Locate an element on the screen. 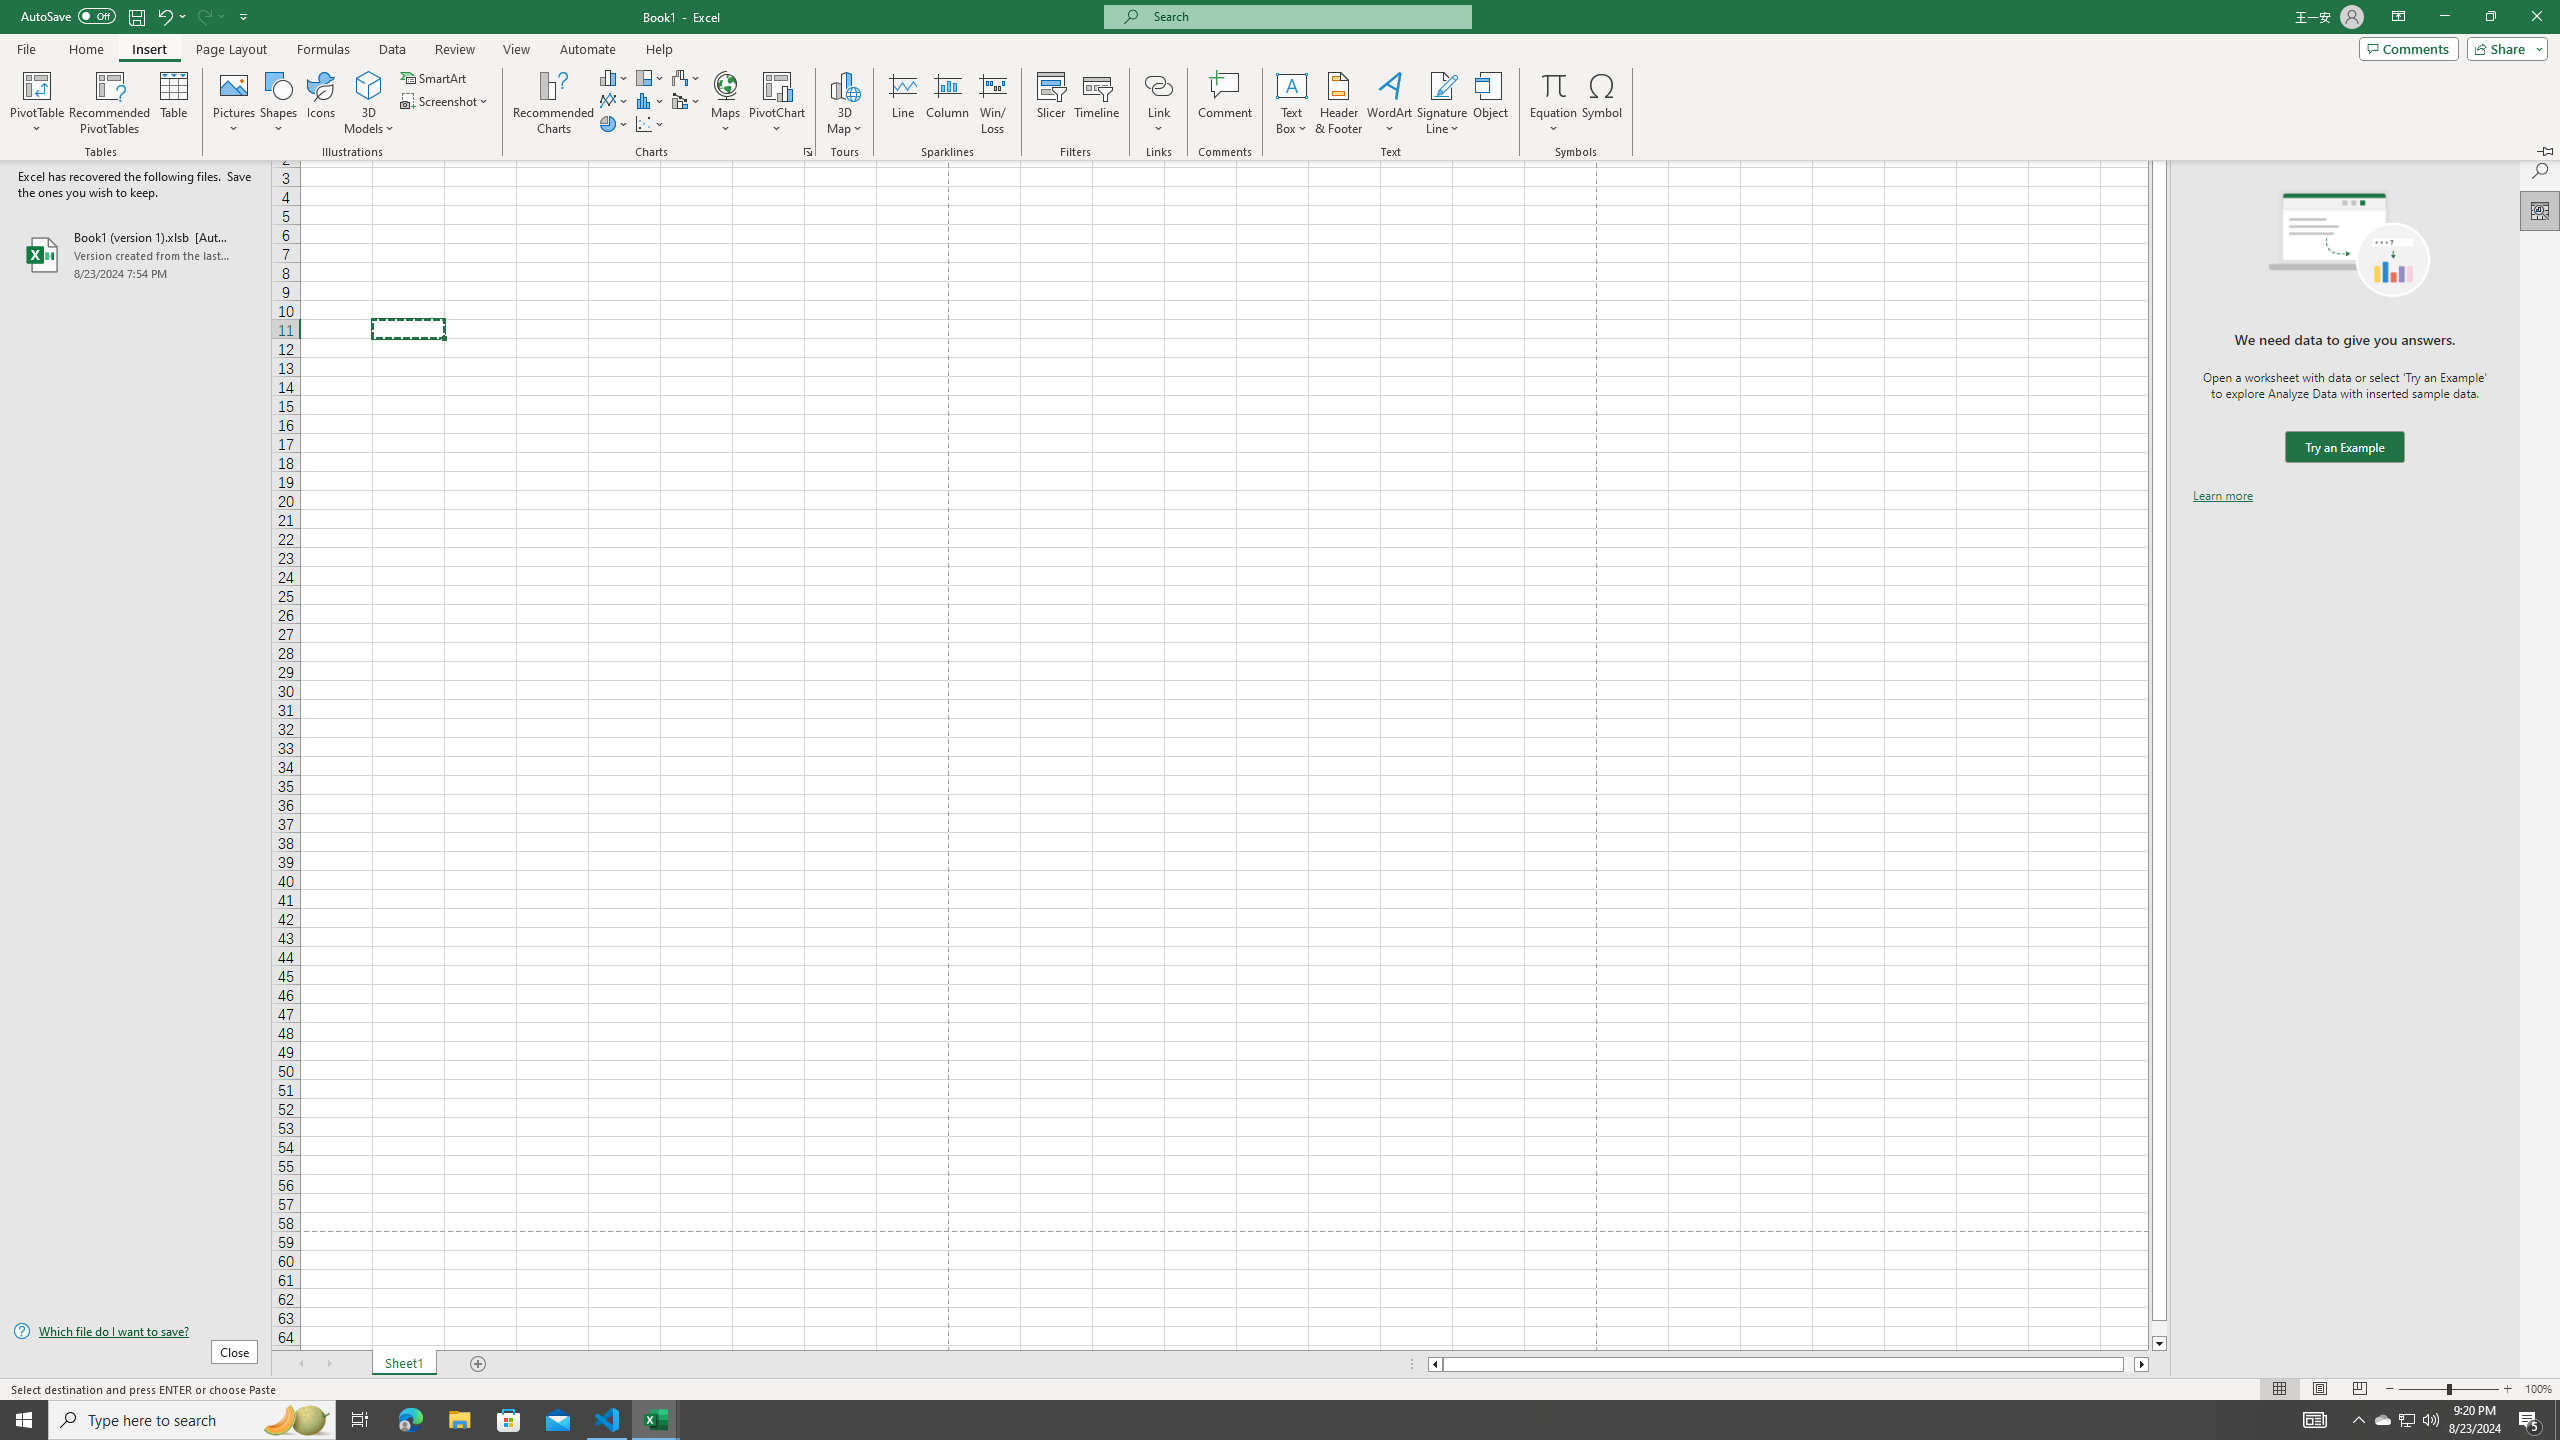 The image size is (2560, 1440). 'View' is located at coordinates (514, 49).